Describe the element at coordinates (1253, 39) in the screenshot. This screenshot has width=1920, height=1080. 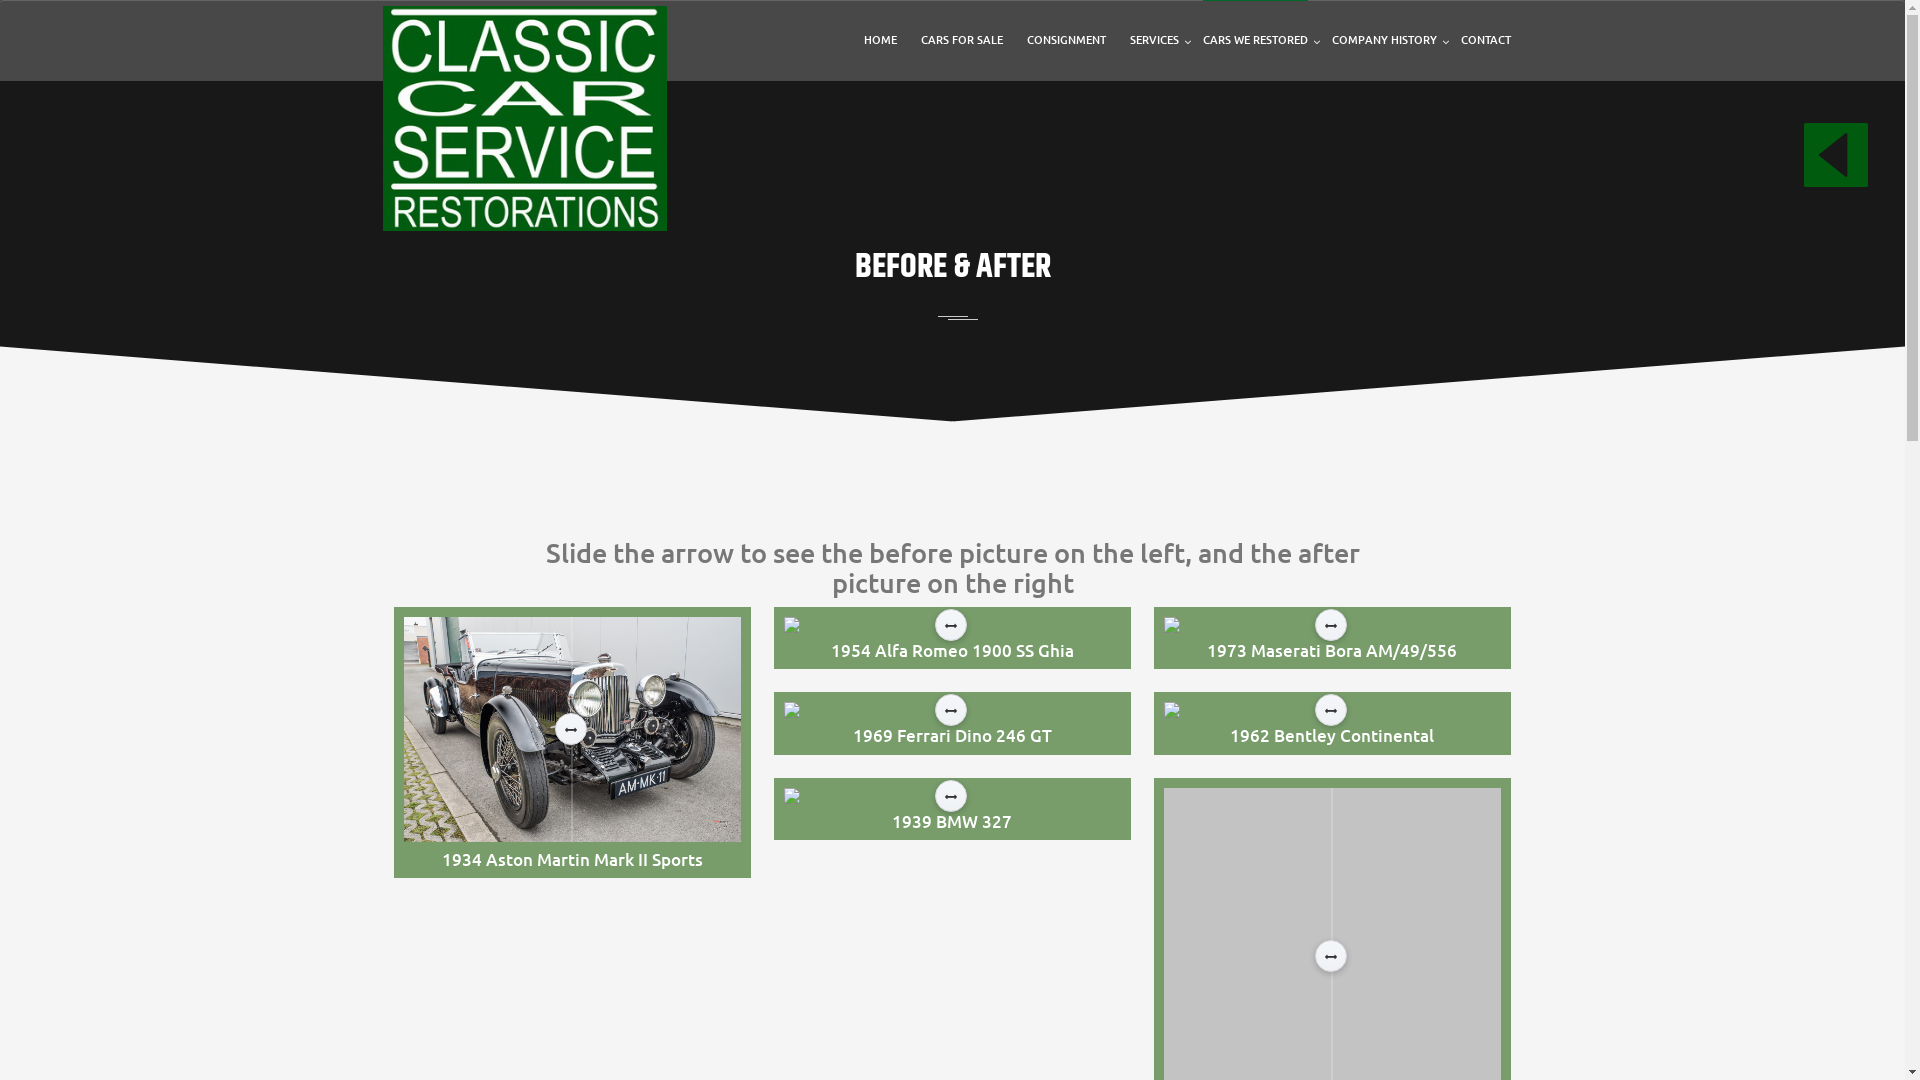
I see `'CARS WE RESTORED'` at that location.